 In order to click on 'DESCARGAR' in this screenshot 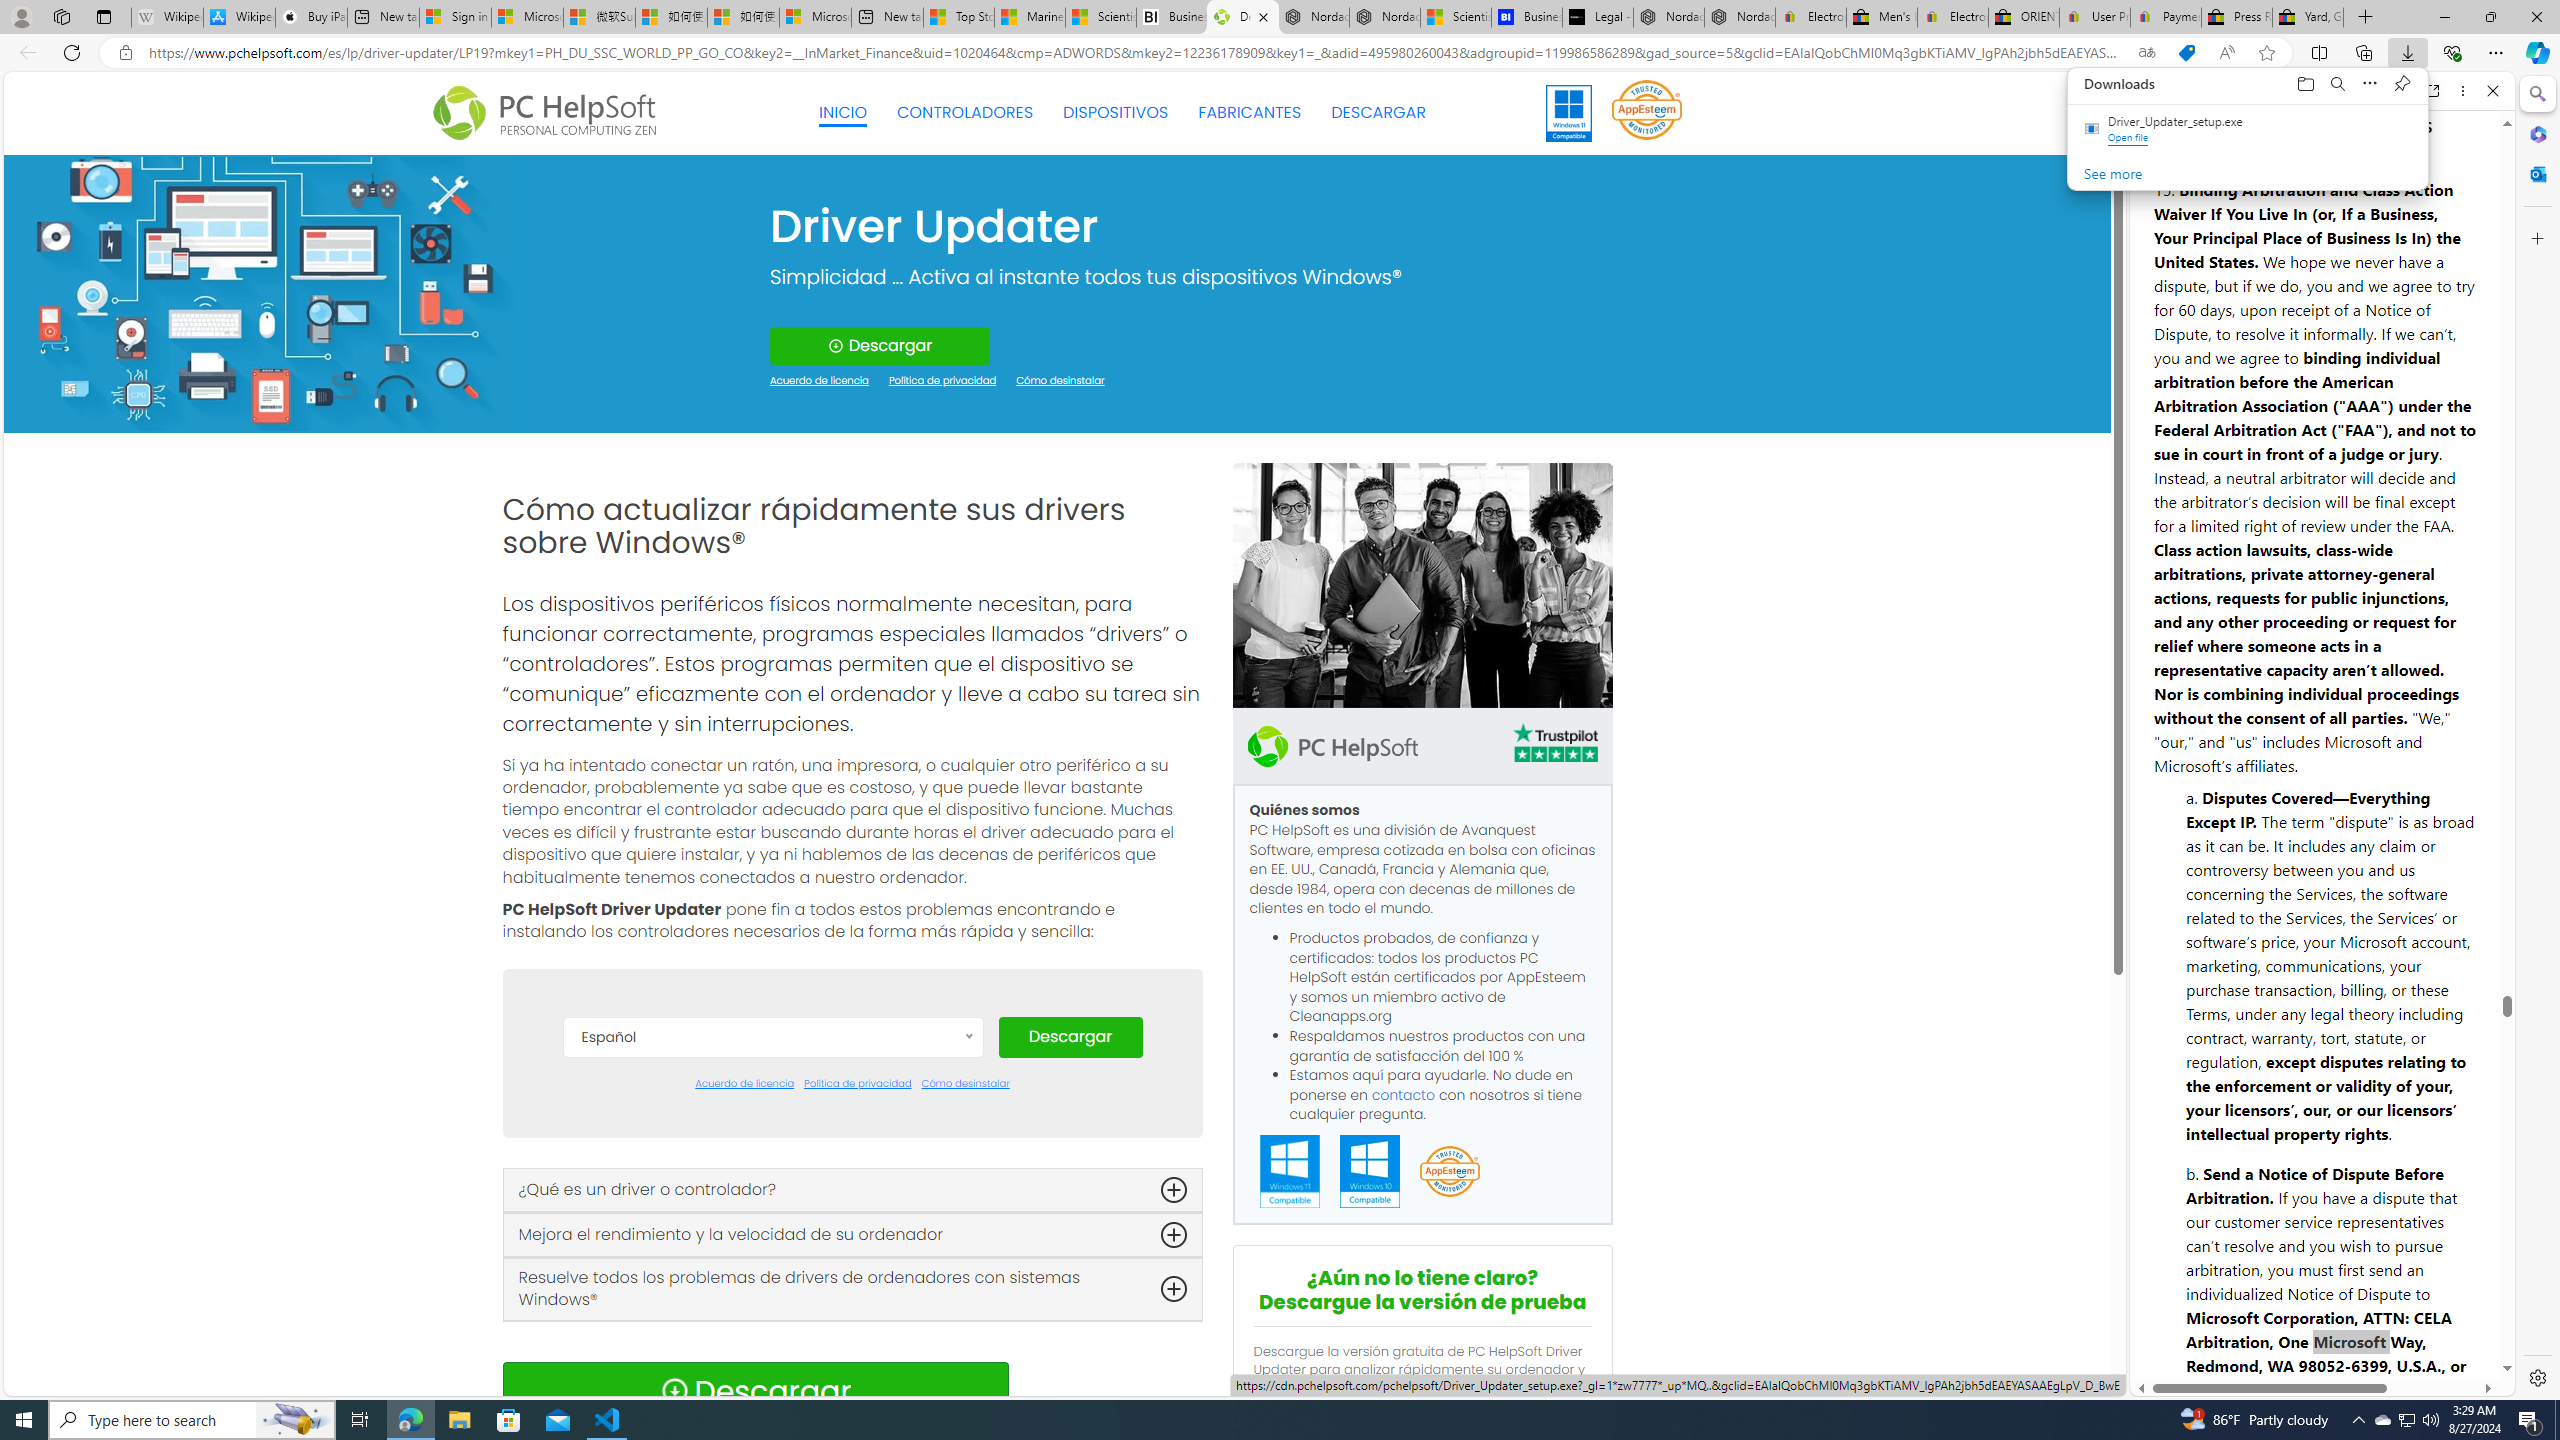, I will do `click(1377, 112)`.